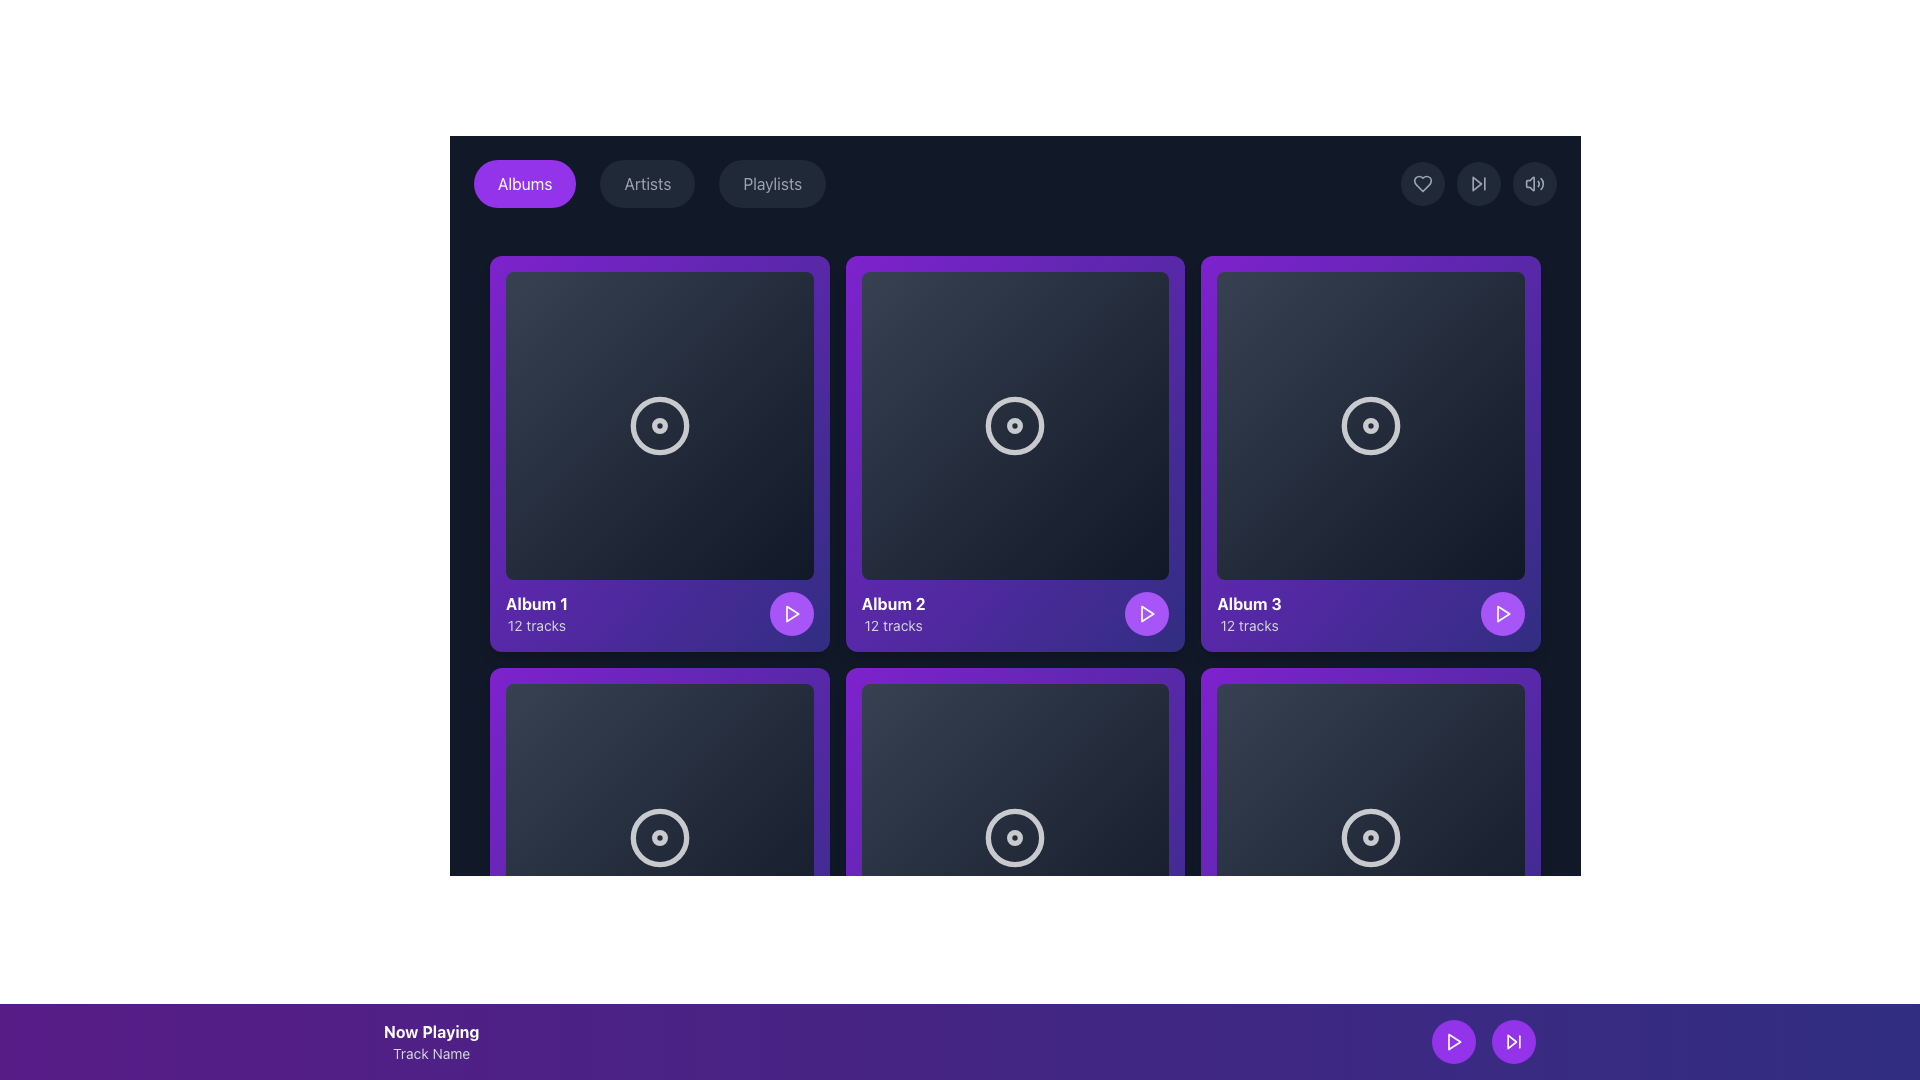 This screenshot has height=1080, width=1920. Describe the element at coordinates (1534, 184) in the screenshot. I see `the circular audio control button with a speaker icon in the upper-right corner of the user interface` at that location.